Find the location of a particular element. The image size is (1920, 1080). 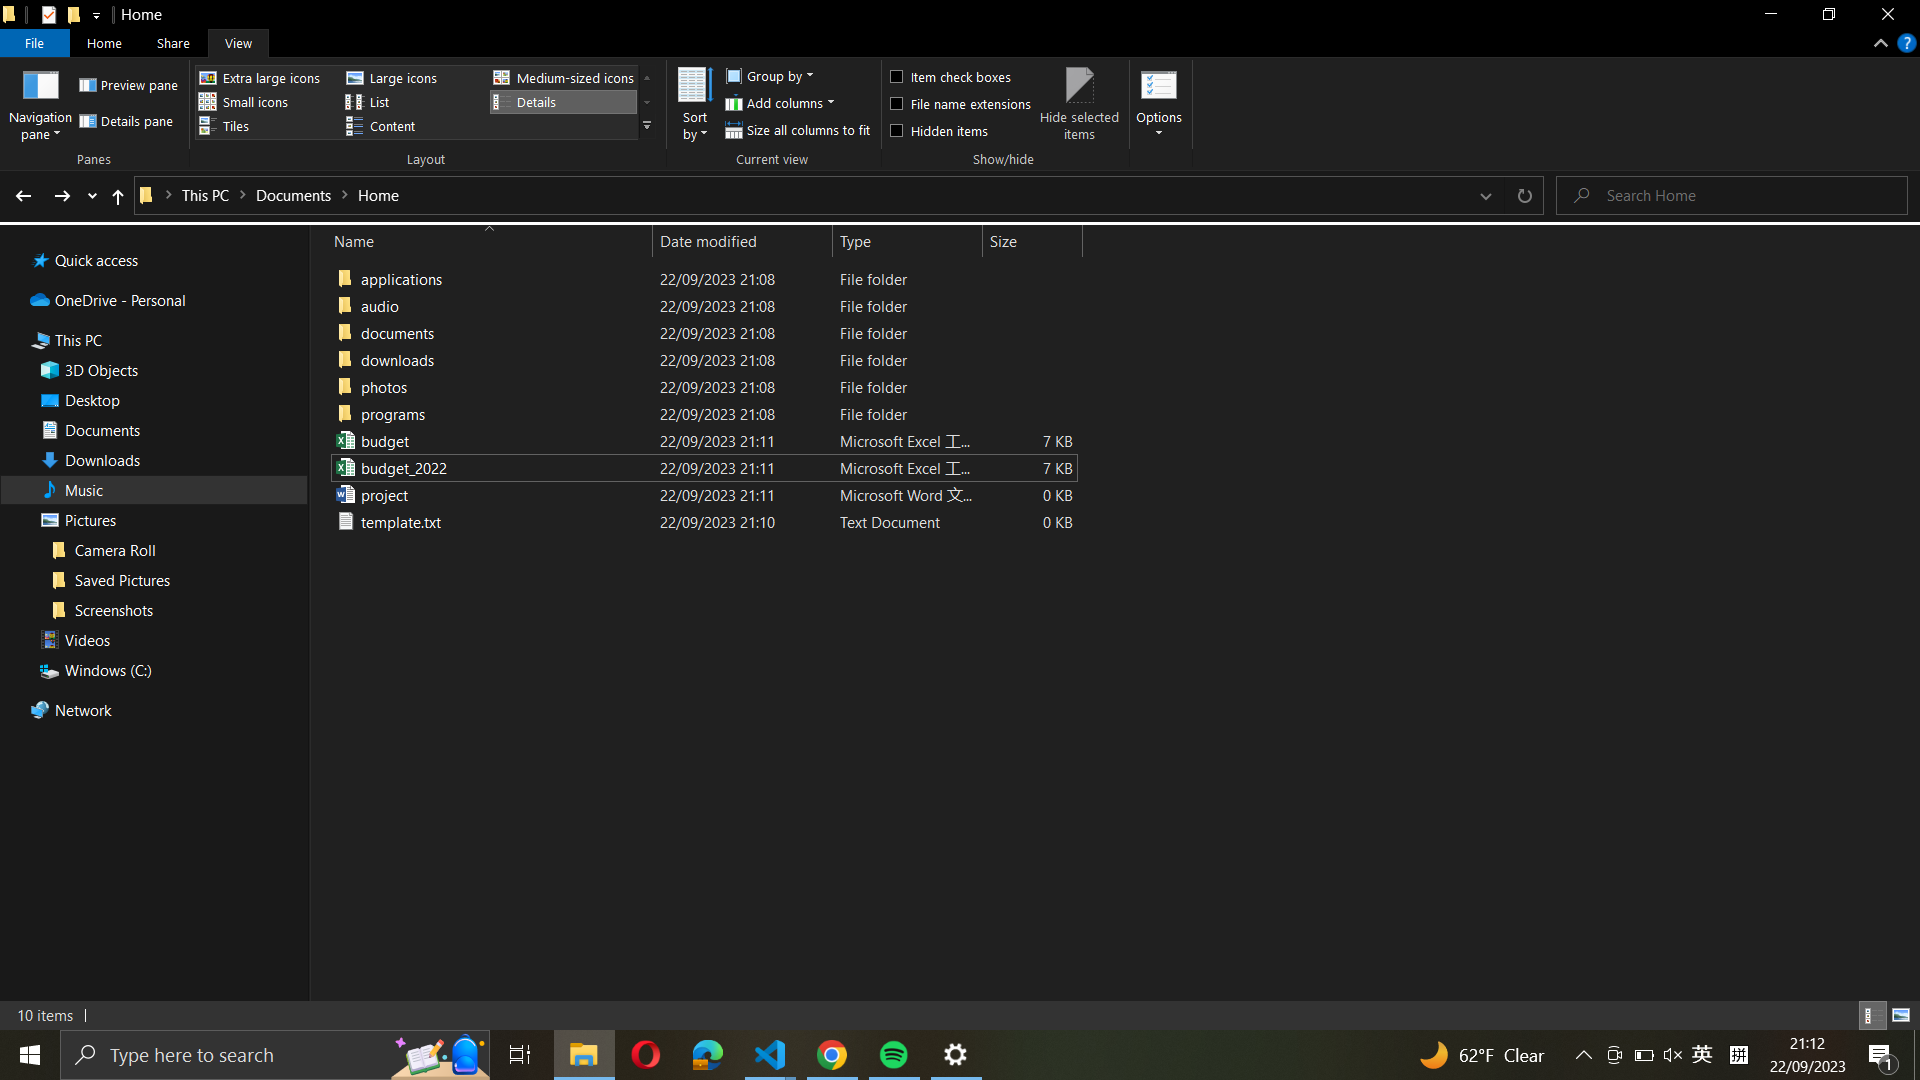

Scale up to large icon view is located at coordinates (408, 77).